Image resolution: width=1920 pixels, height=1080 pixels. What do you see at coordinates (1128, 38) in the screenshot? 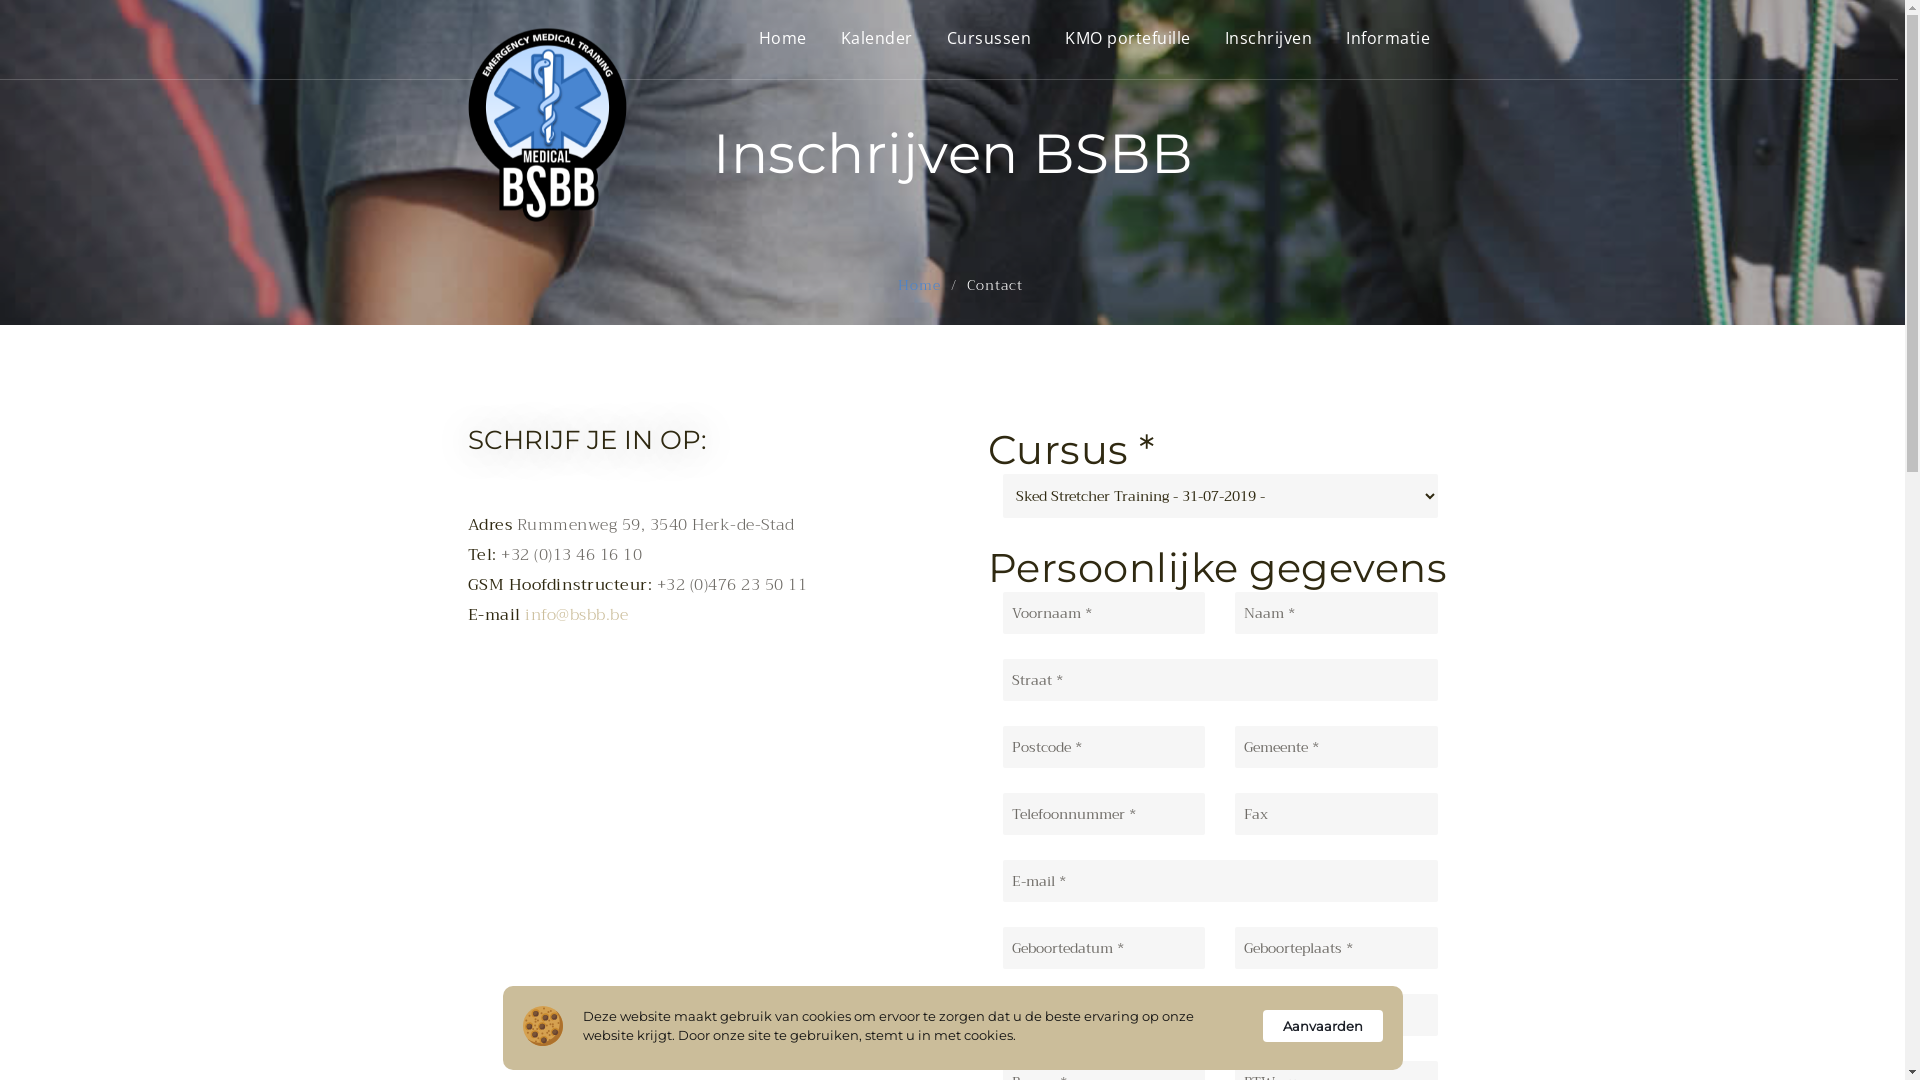
I see `'KMO portefuille'` at bounding box center [1128, 38].